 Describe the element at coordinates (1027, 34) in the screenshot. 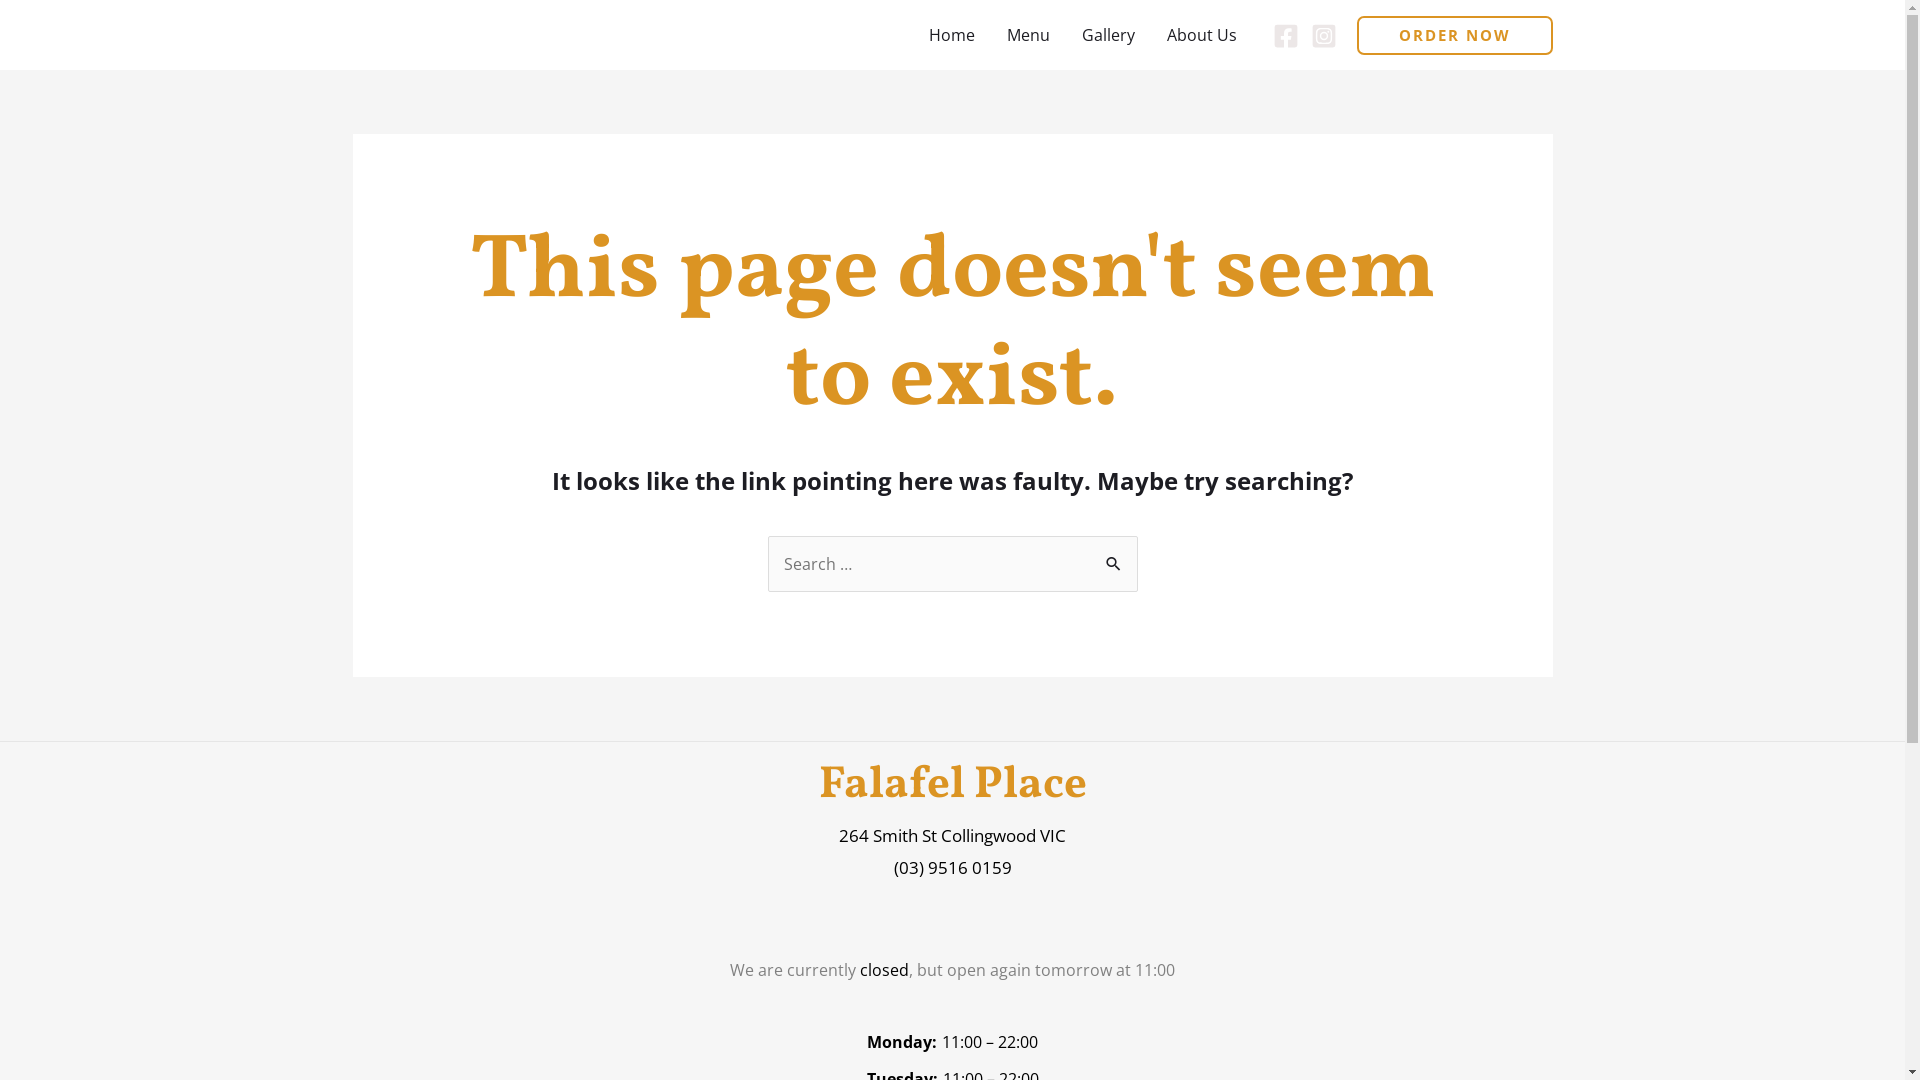

I see `'Menu'` at that location.